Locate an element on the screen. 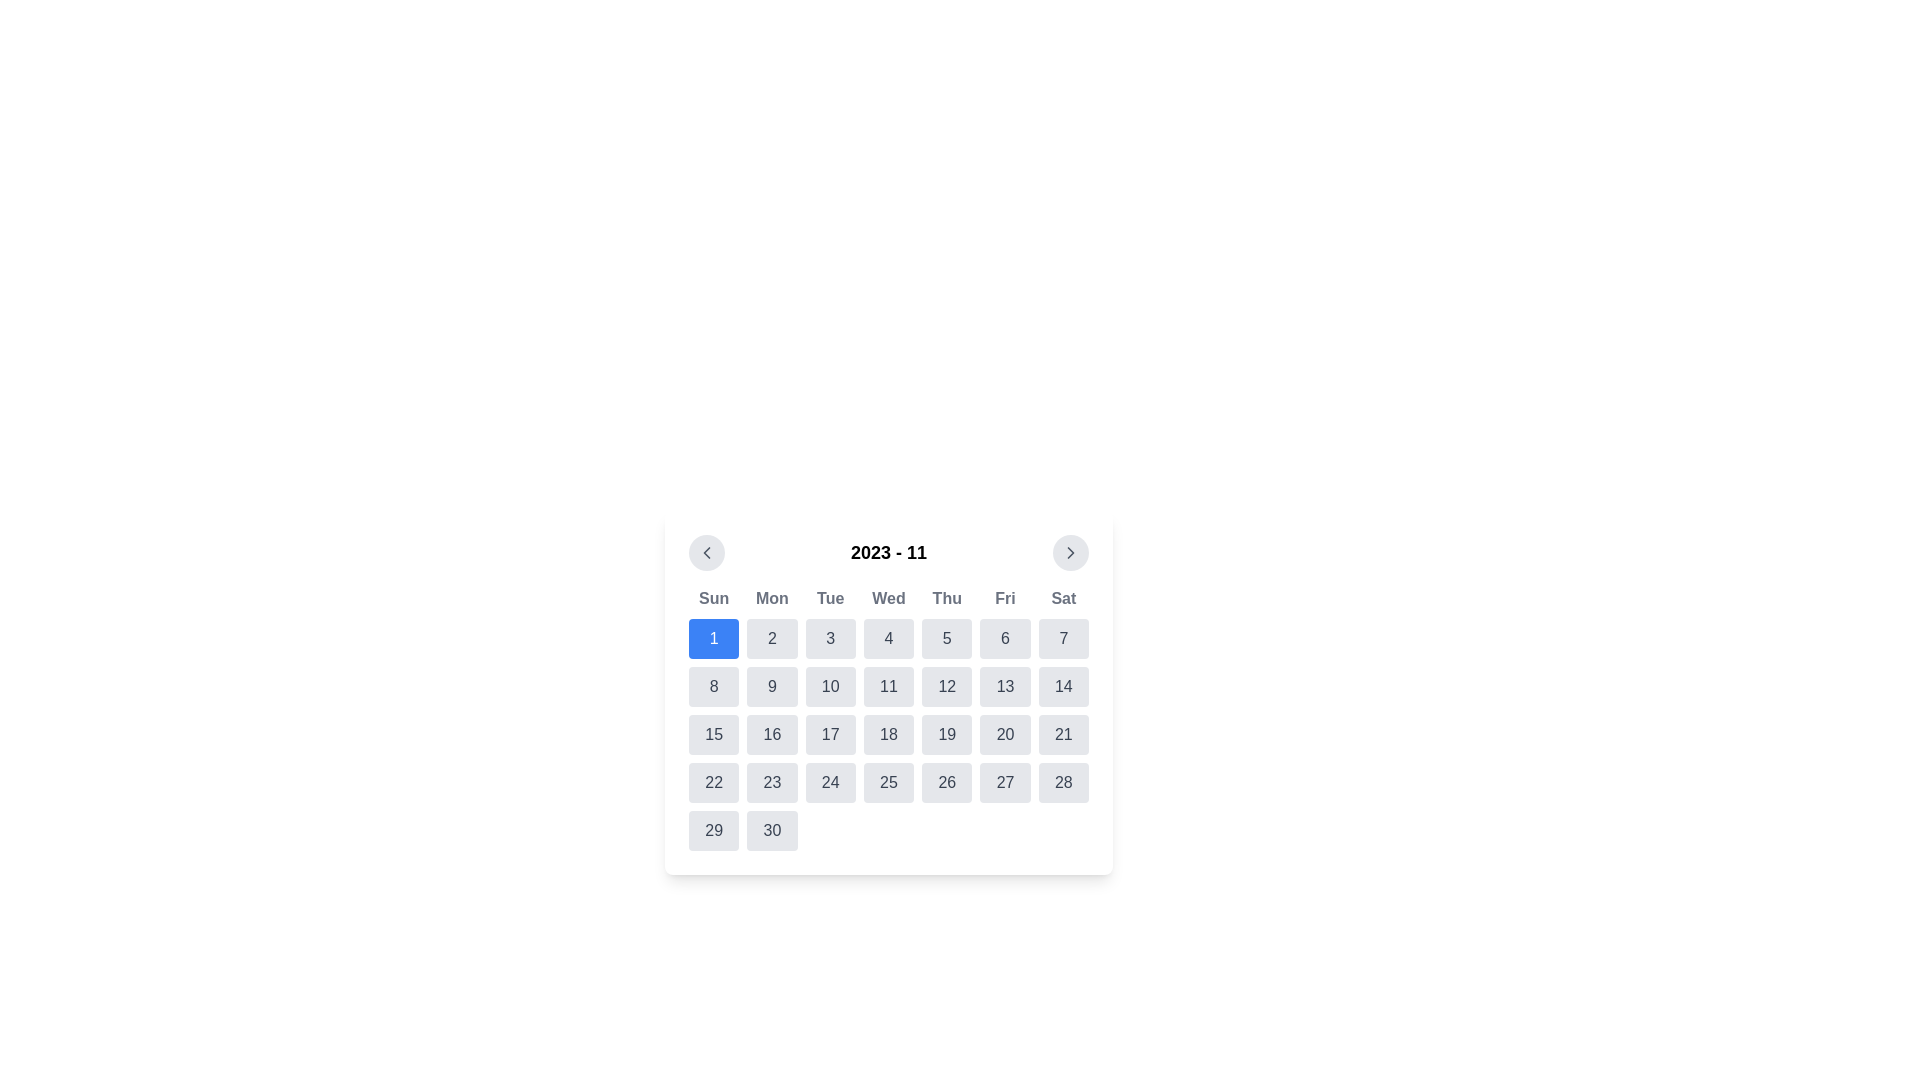  the non-interactive label indicating 'Tuesday' which is positioned above the calendar grid, between 'Mon' and 'Wed' is located at coordinates (830, 597).